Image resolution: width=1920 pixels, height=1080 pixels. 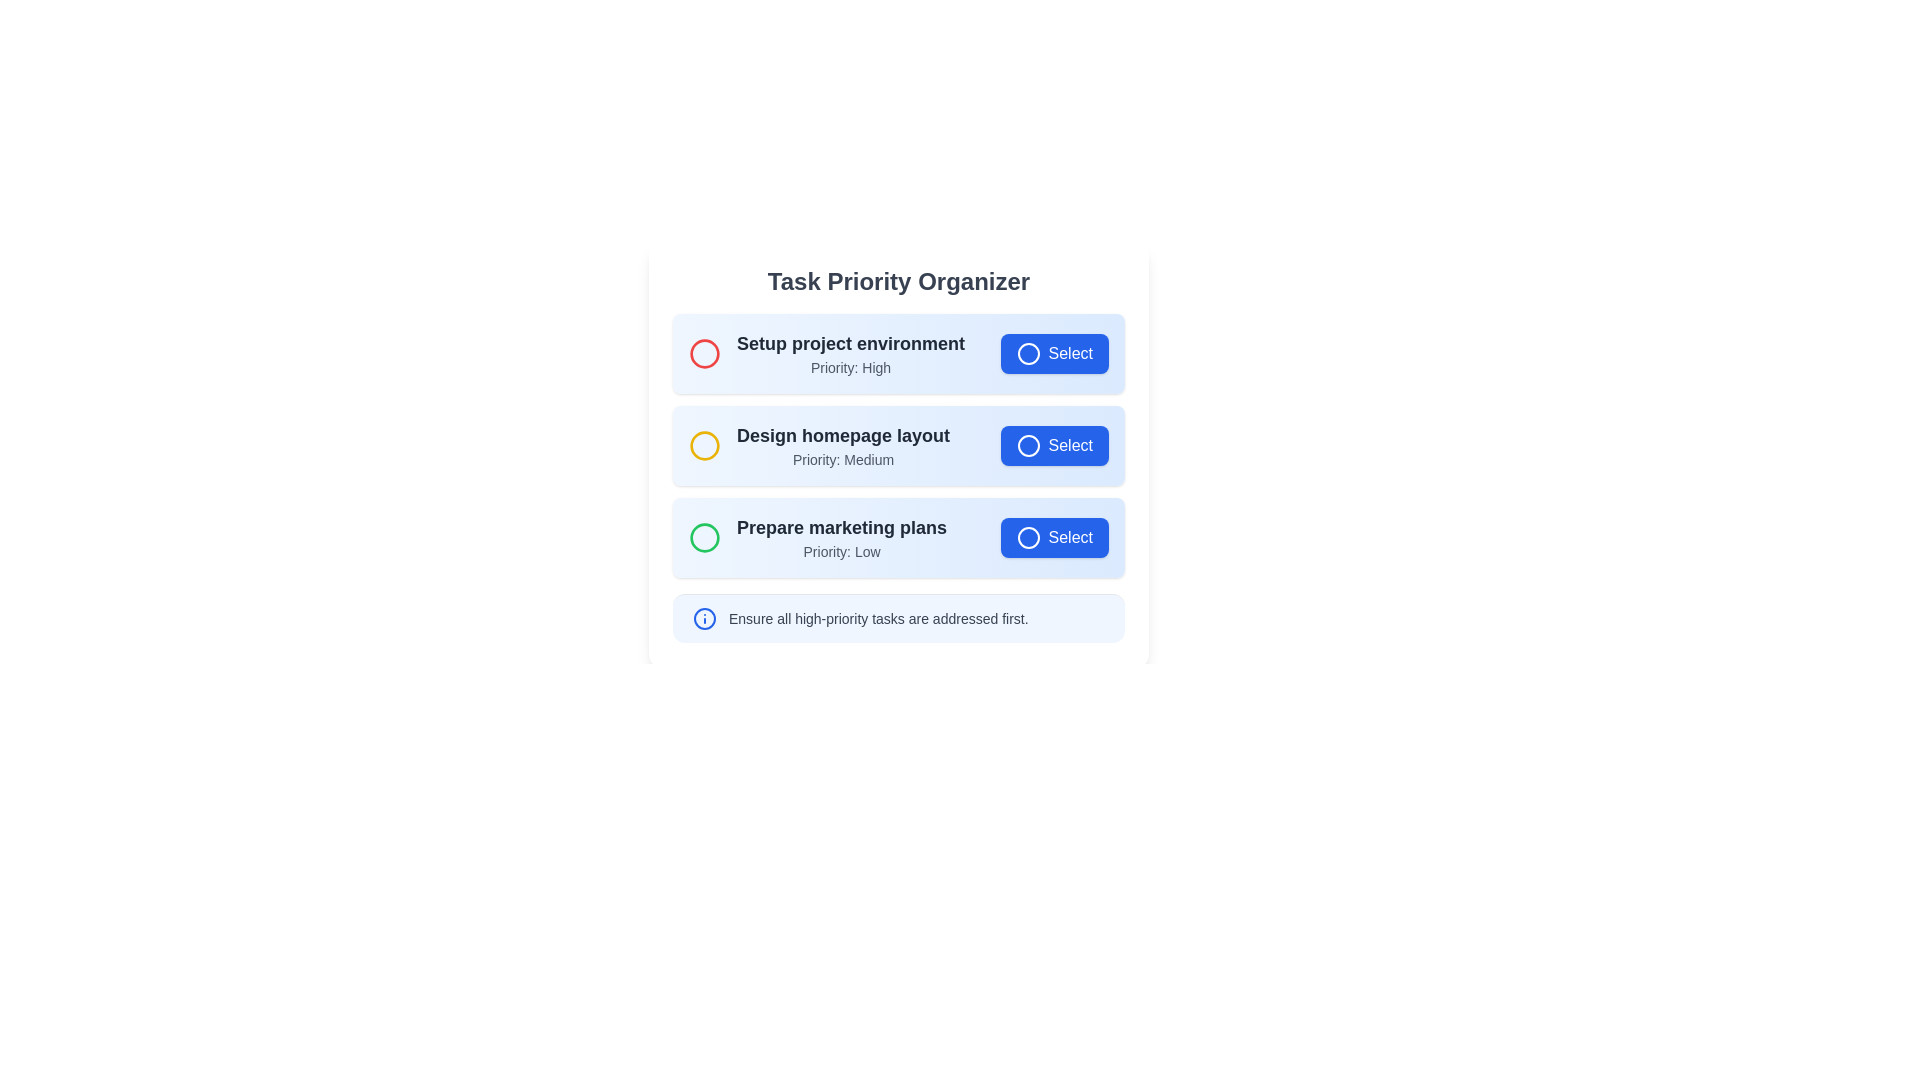 What do you see at coordinates (1053, 445) in the screenshot?
I see `the 'Select' button with a blue background and white text, which is located on the right side of the 'Design homepage layout' row` at bounding box center [1053, 445].